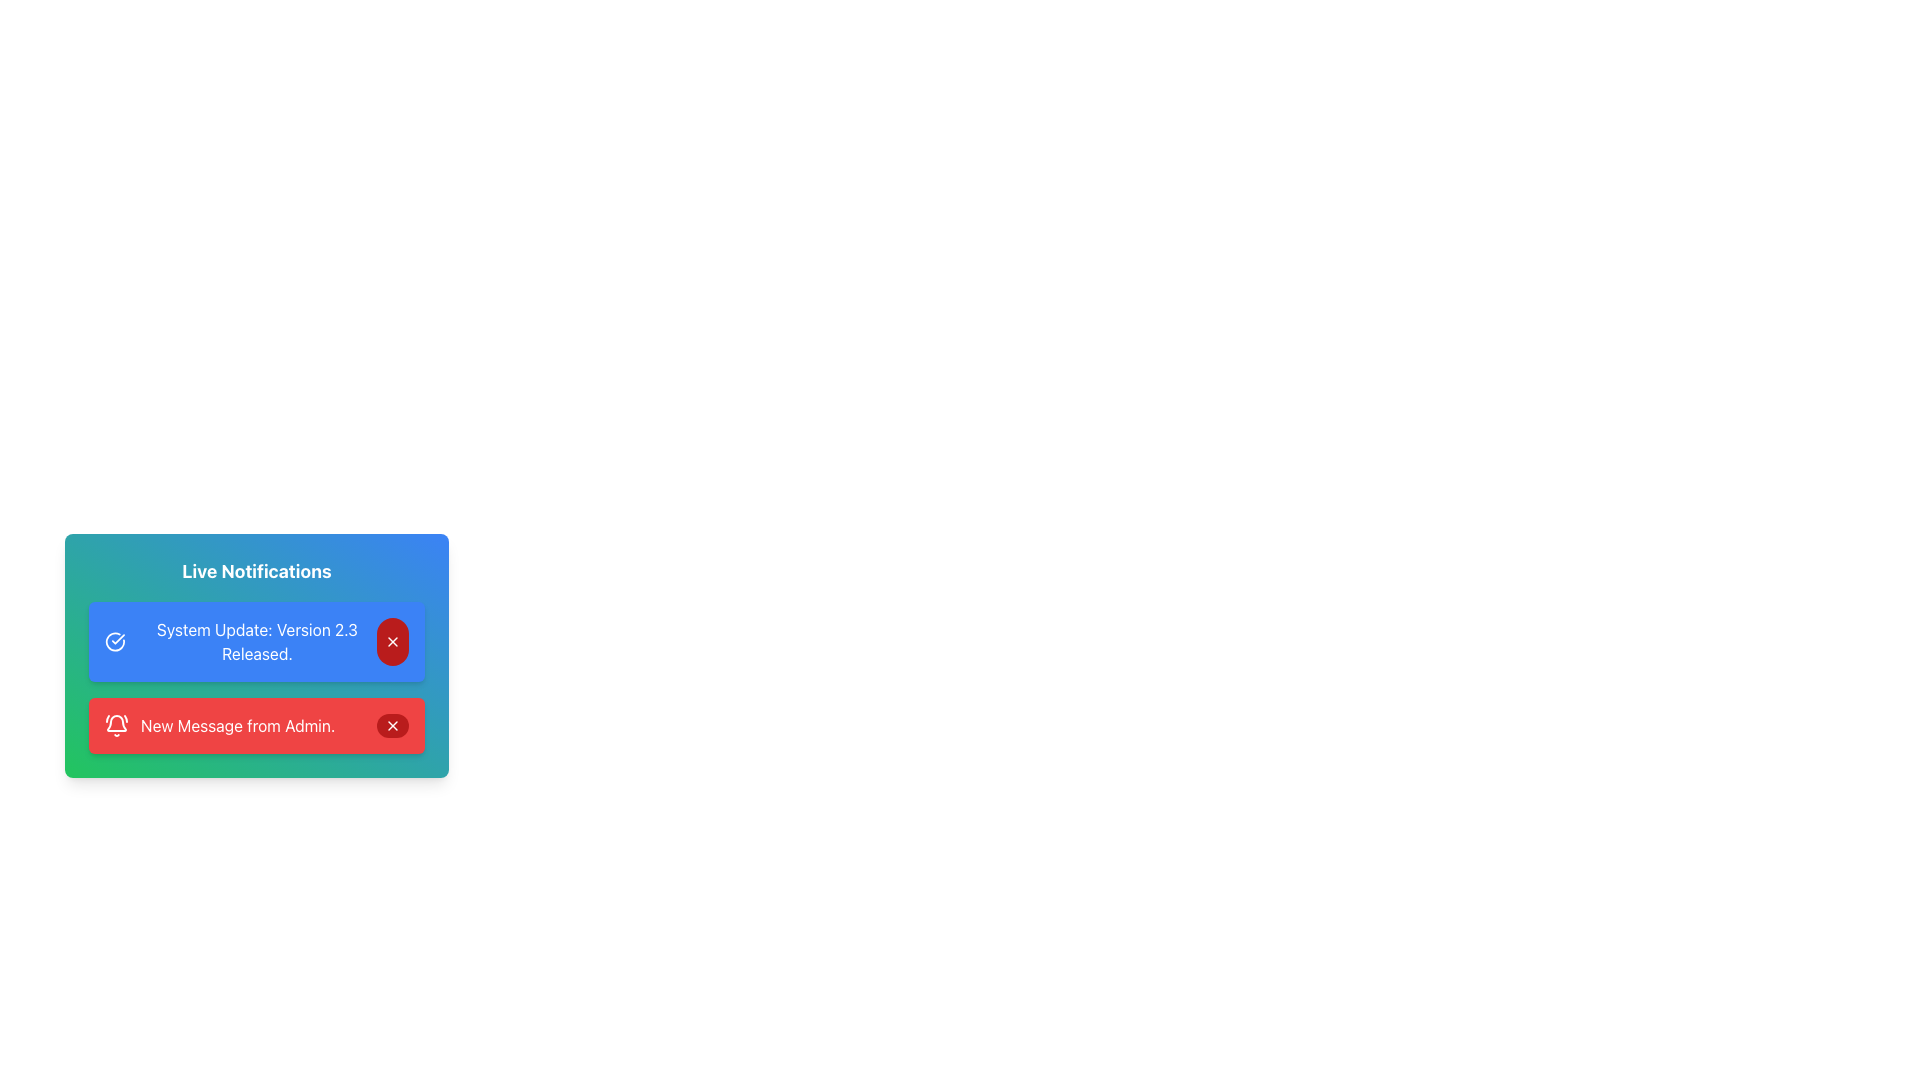 Image resolution: width=1920 pixels, height=1080 pixels. Describe the element at coordinates (114, 641) in the screenshot. I see `the Decorative icon that represents the status or confirmation of the notification labeled 'System Update: Version 2.3 Released.' This icon is the leftmost component of the notification layout` at that location.